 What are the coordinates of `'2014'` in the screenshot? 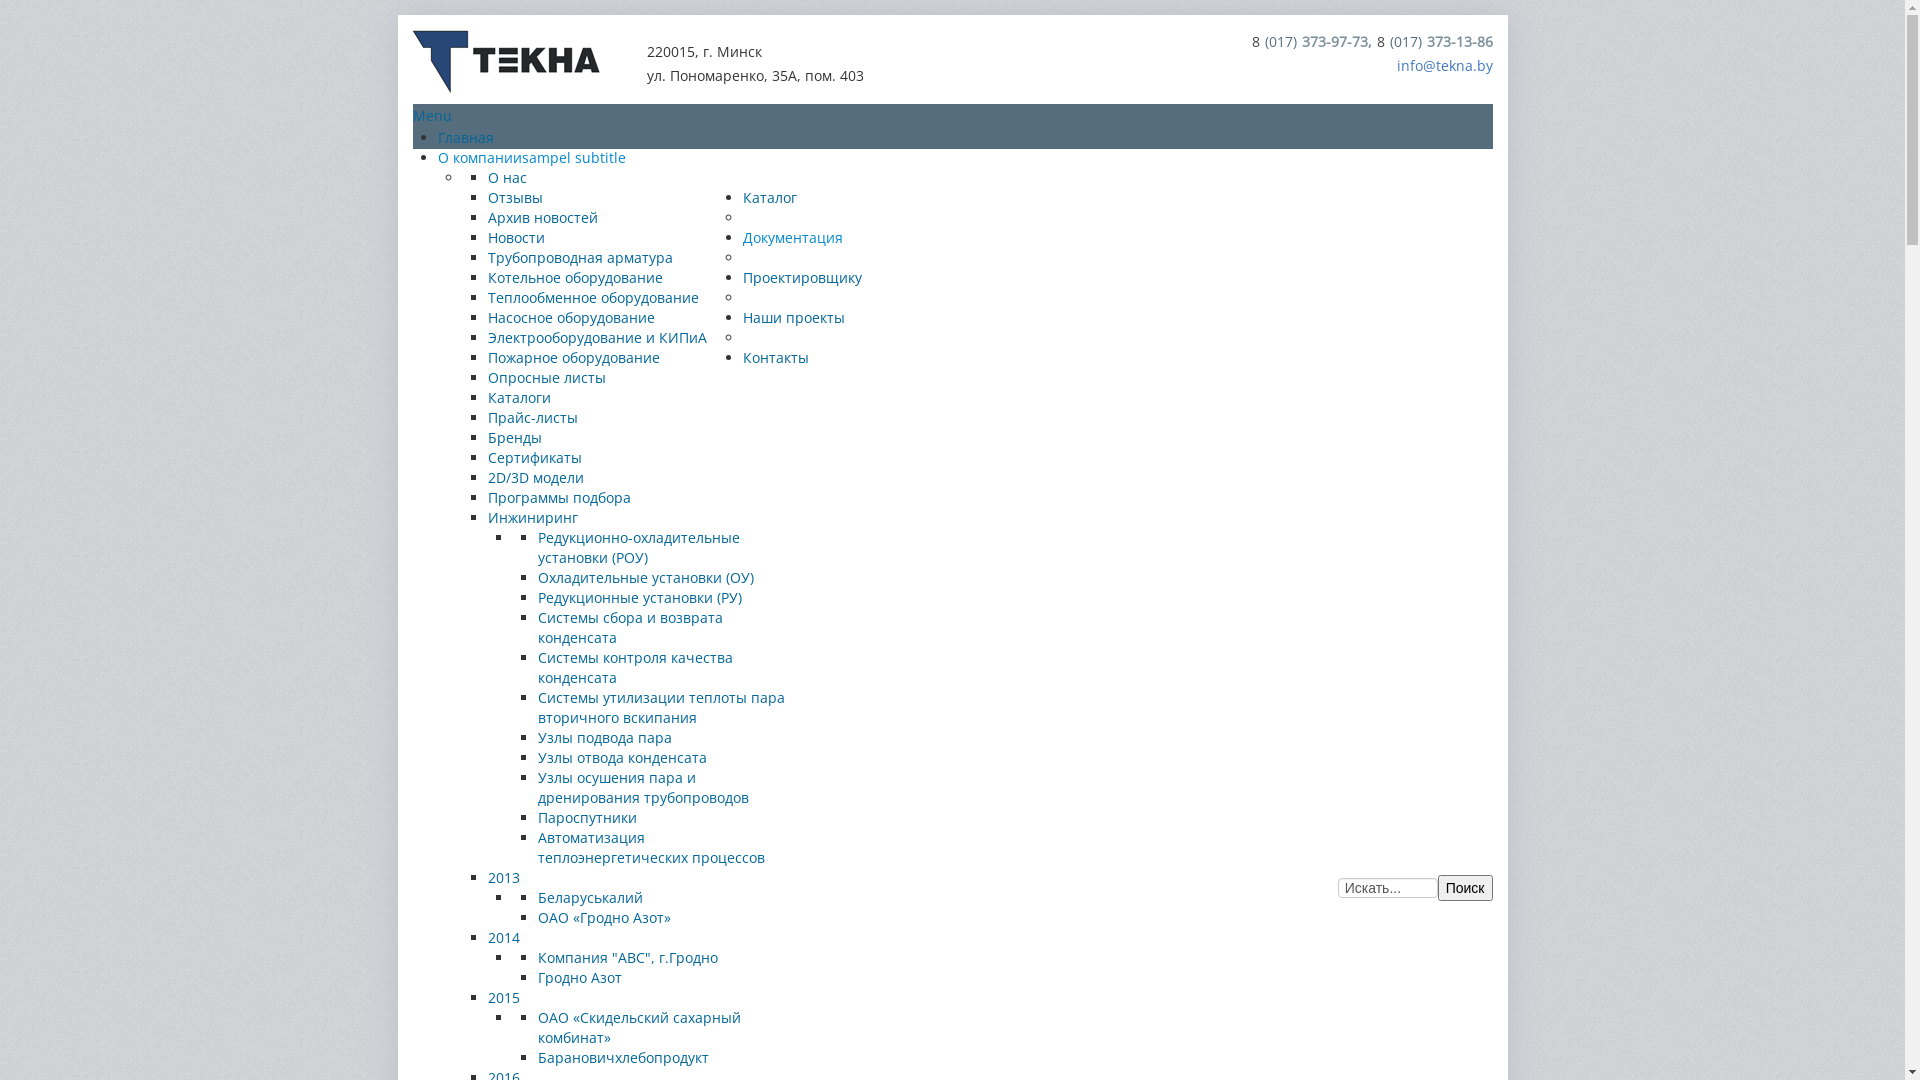 It's located at (504, 937).